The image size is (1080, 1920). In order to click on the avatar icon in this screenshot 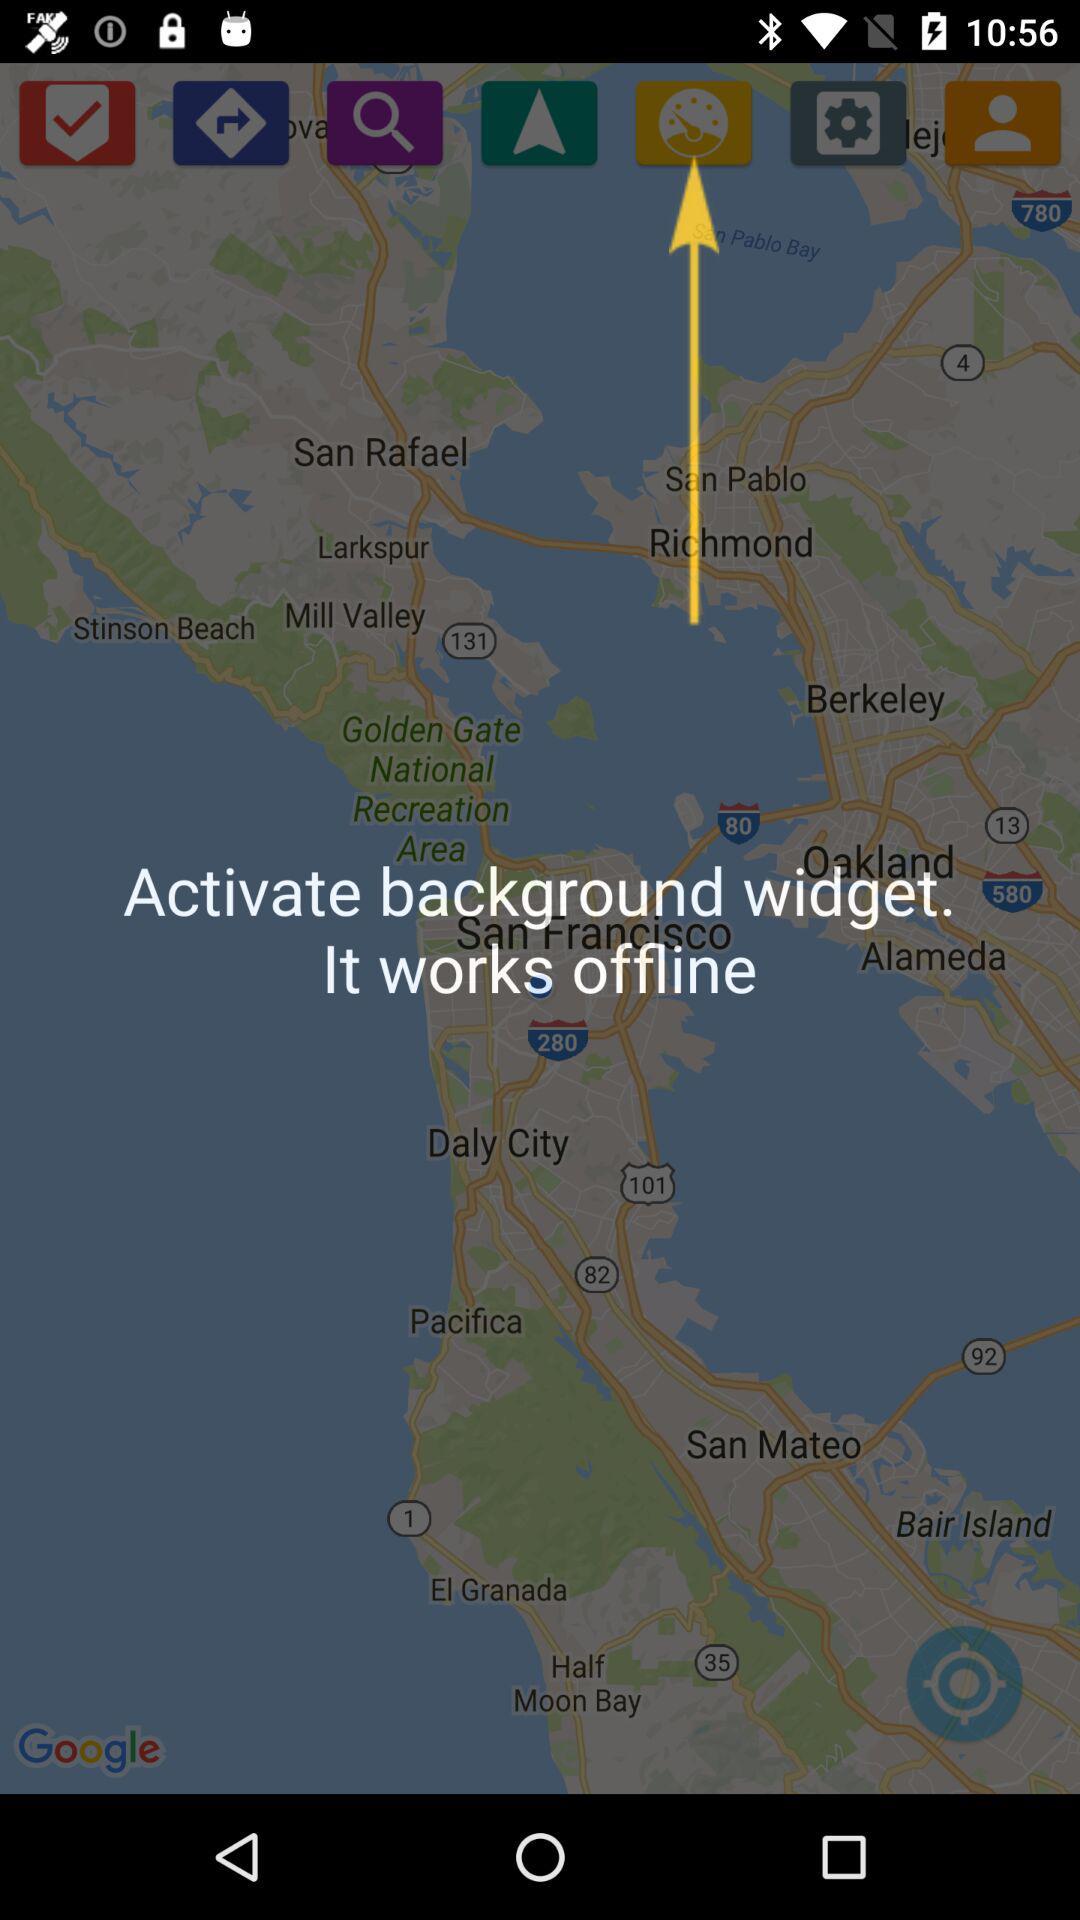, I will do `click(1002, 121)`.